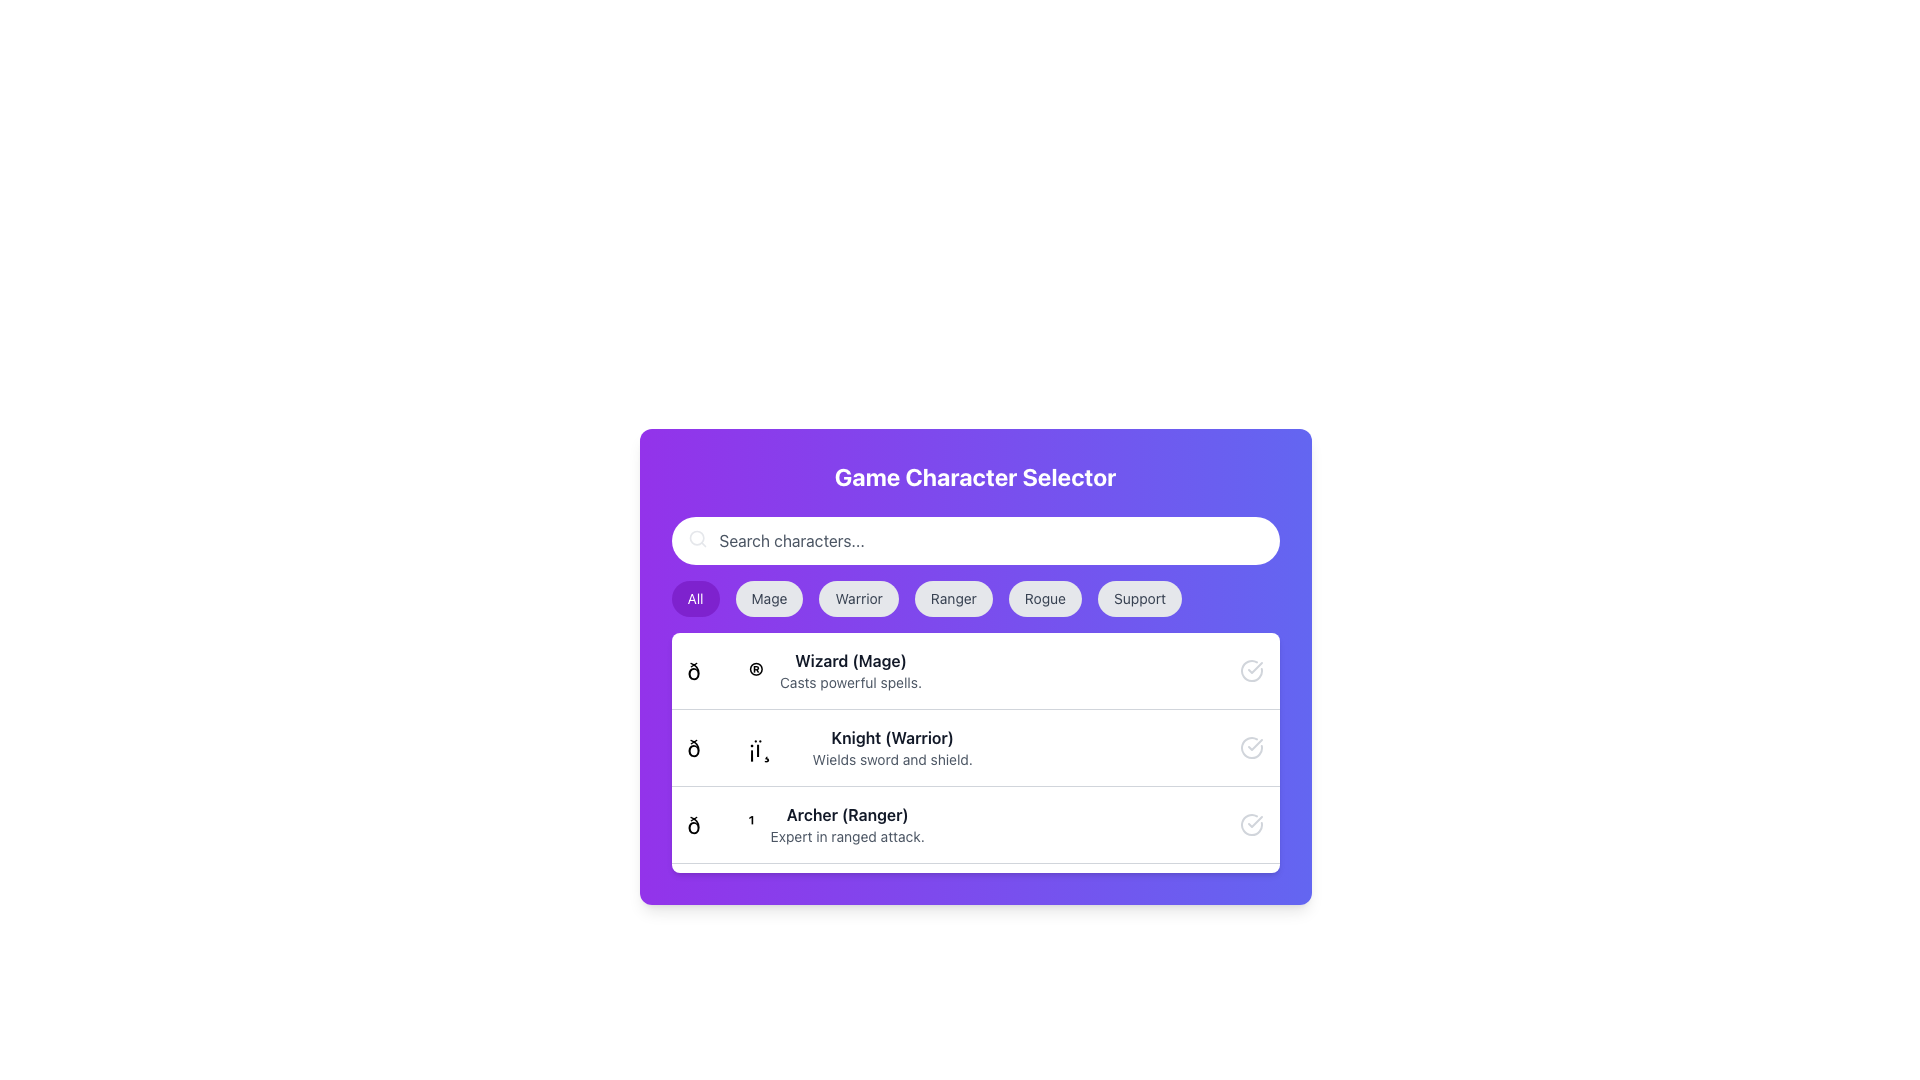  I want to click on the text label displaying 'Knight (Warrior)' in the character selection modal, so click(891, 737).